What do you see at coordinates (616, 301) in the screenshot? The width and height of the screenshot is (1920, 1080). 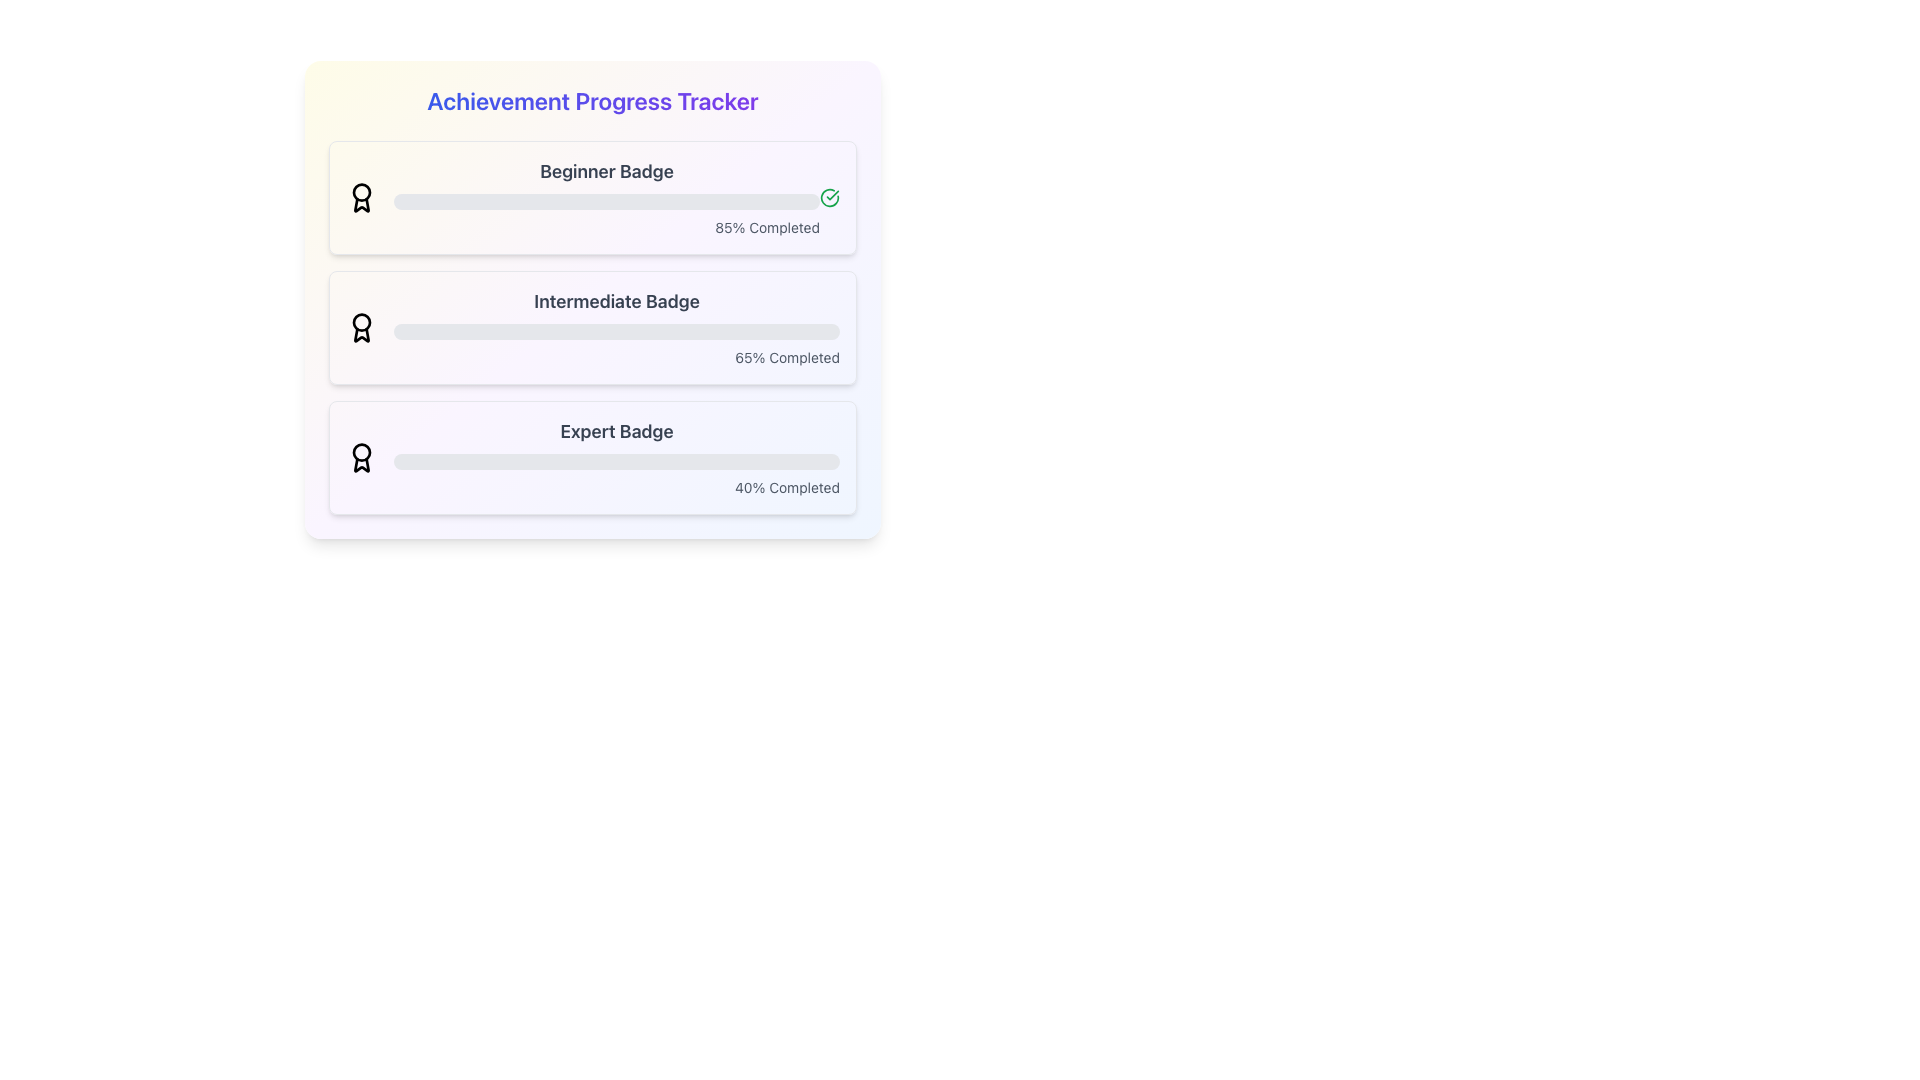 I see `label representing the title of the 'Intermediate Badge' to understand the badge level` at bounding box center [616, 301].